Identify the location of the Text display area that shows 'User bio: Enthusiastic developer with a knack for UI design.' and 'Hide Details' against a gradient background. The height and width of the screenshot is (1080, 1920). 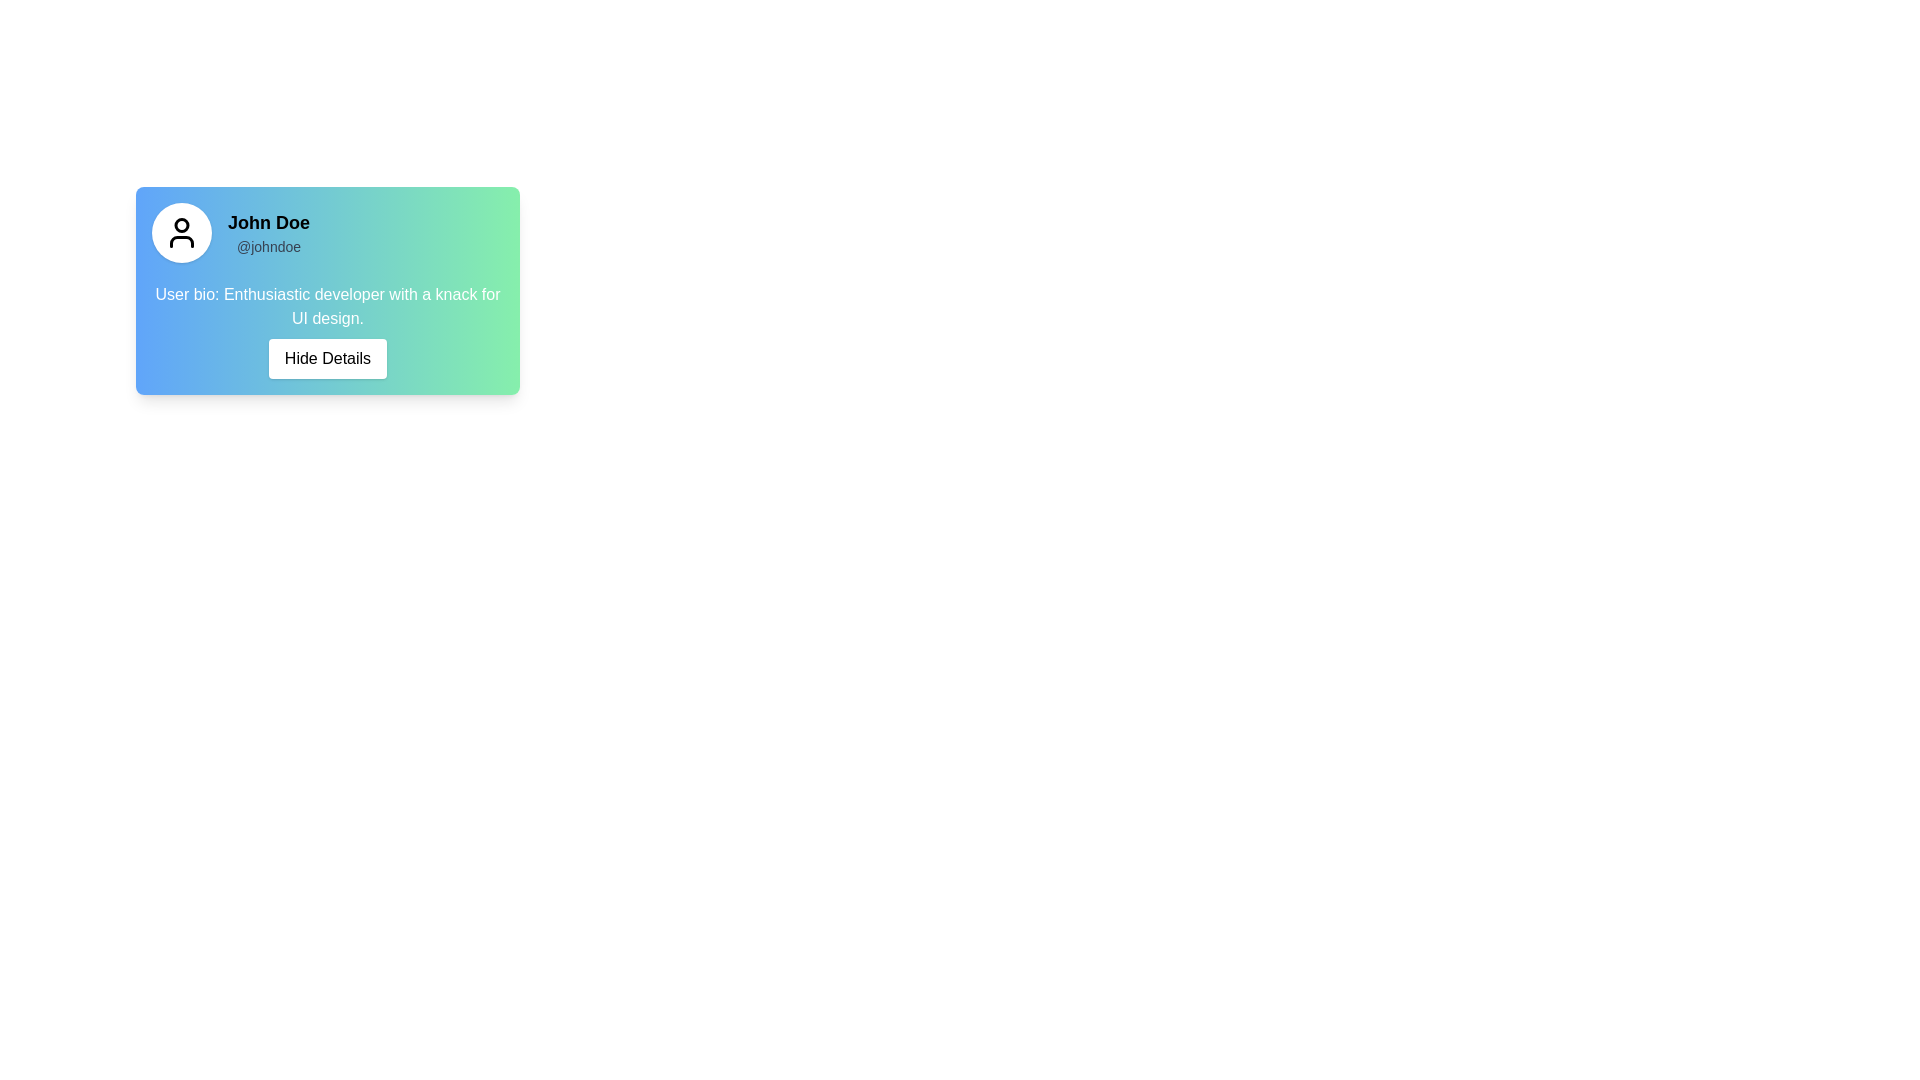
(327, 330).